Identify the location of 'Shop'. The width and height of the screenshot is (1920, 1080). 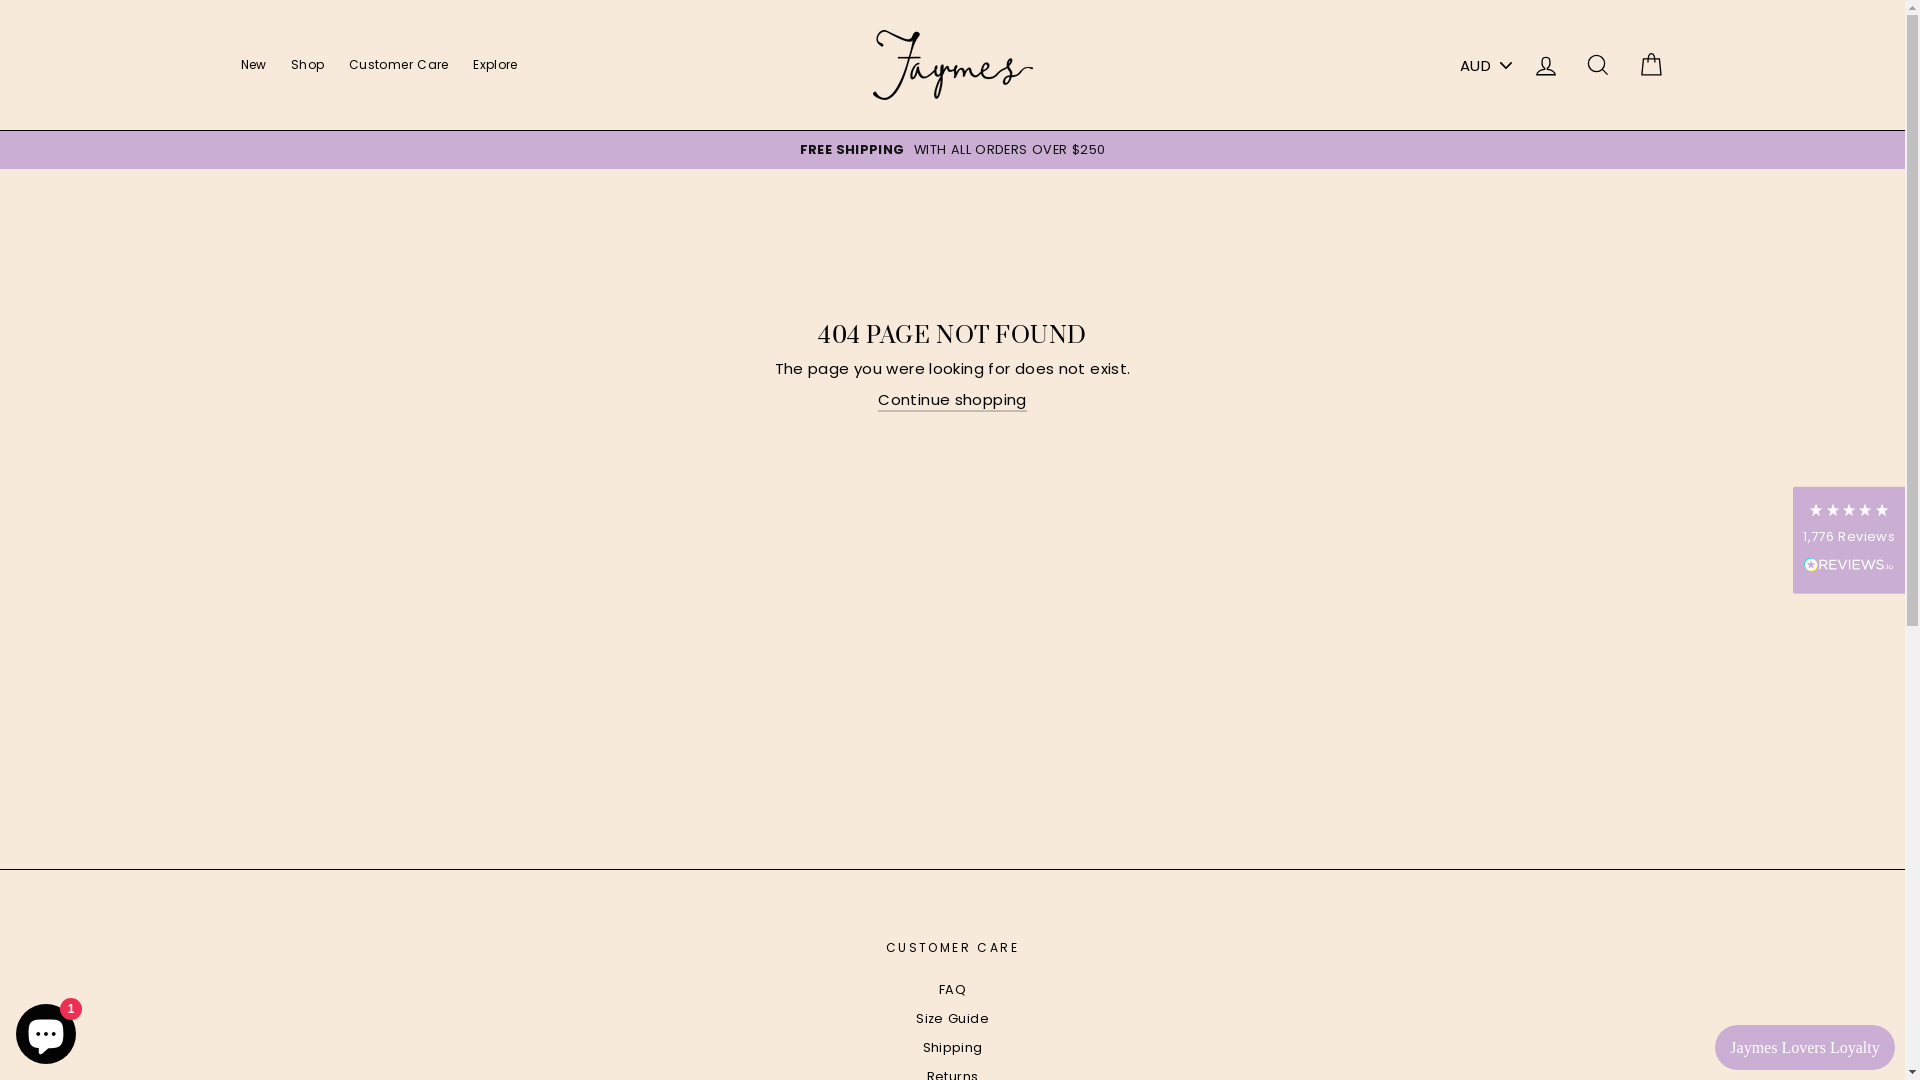
(306, 64).